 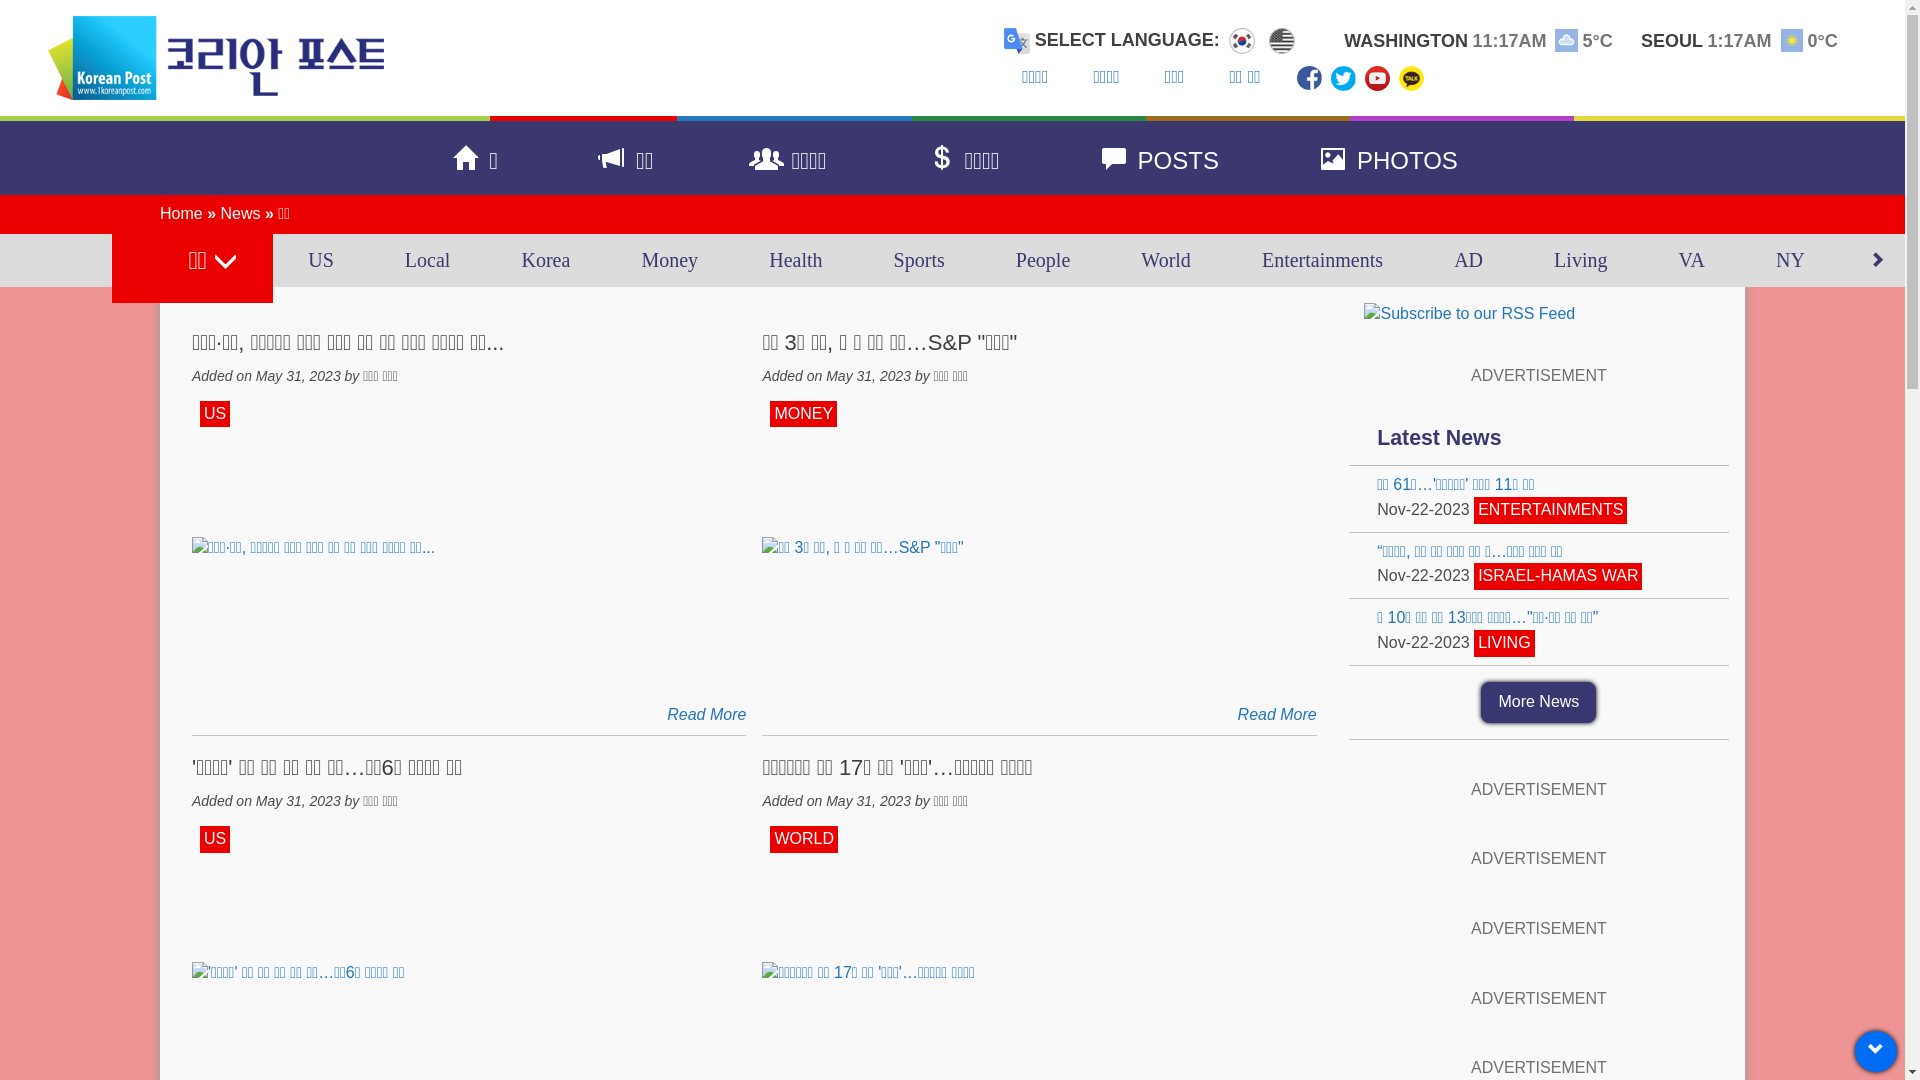 What do you see at coordinates (1321, 260) in the screenshot?
I see `'Entertainments'` at bounding box center [1321, 260].